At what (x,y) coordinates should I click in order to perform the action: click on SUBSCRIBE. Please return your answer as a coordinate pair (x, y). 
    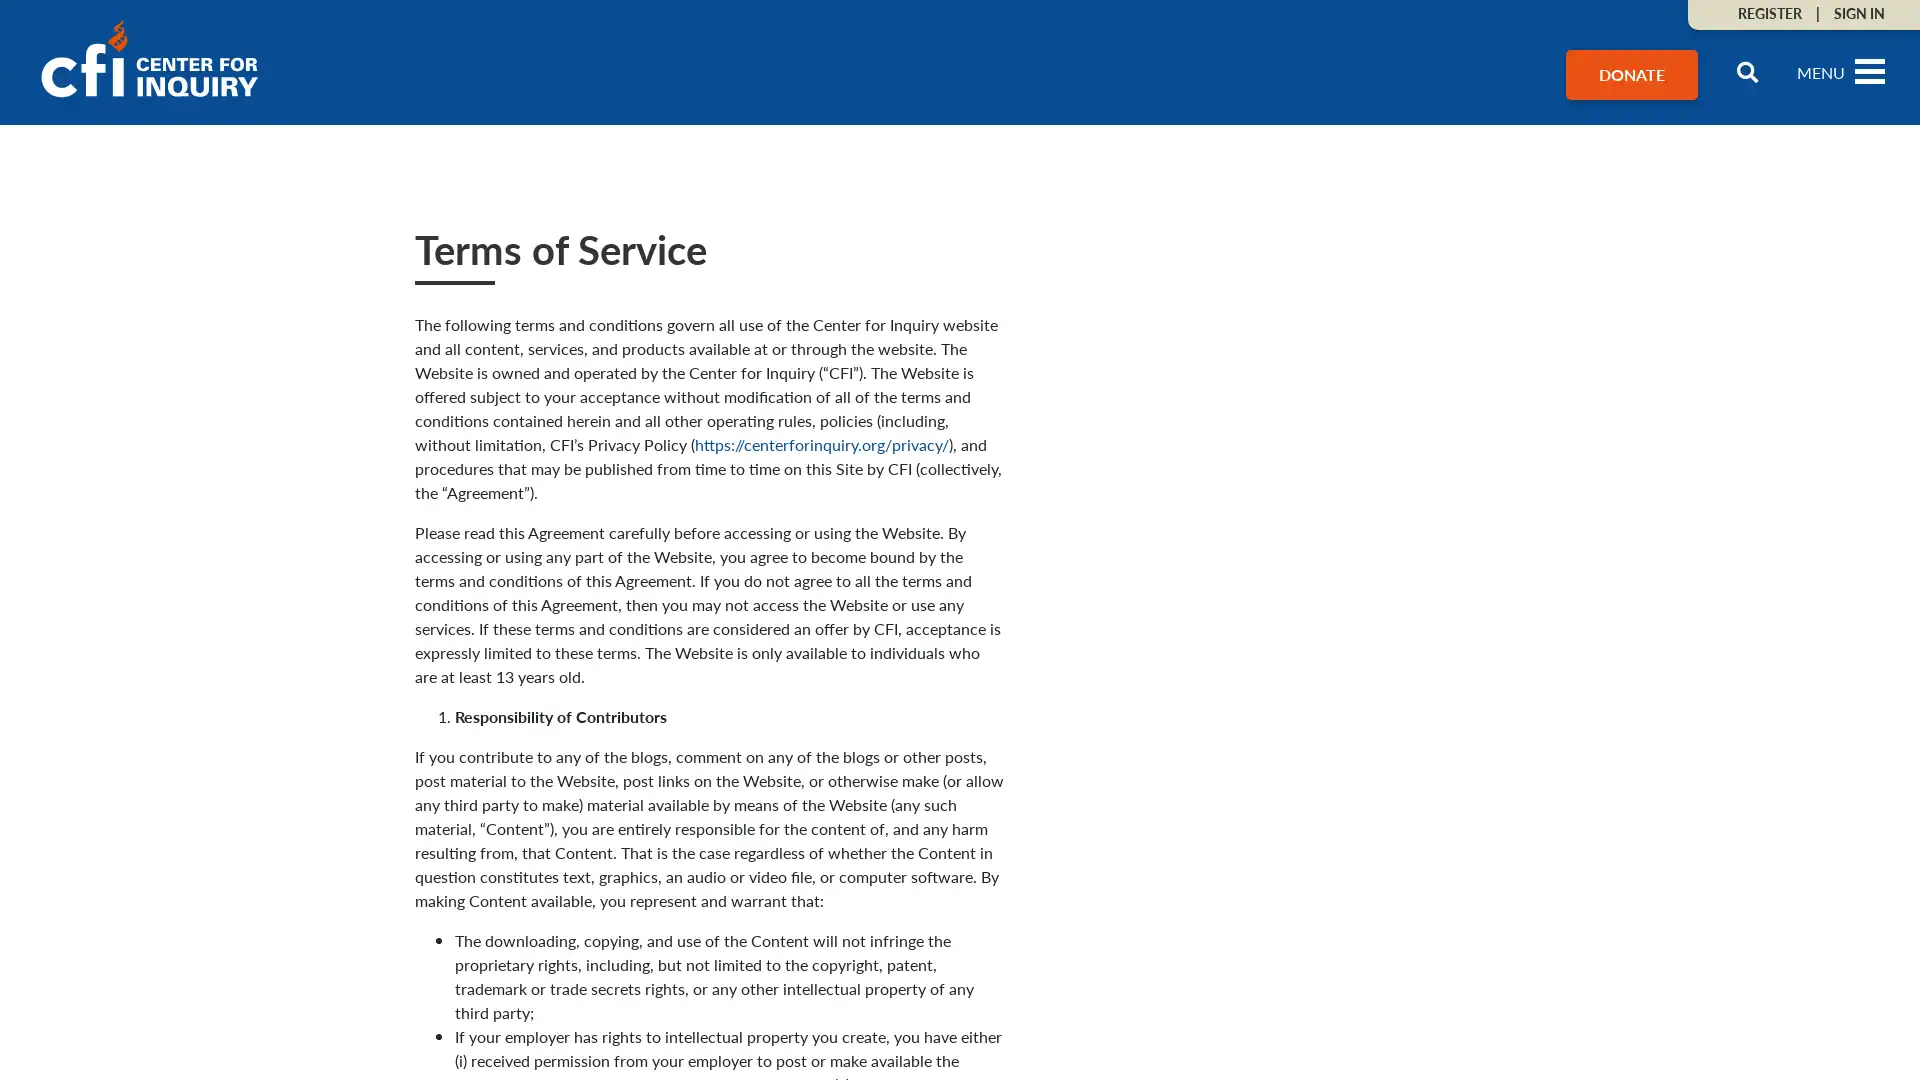
    Looking at the image, I should click on (1656, 905).